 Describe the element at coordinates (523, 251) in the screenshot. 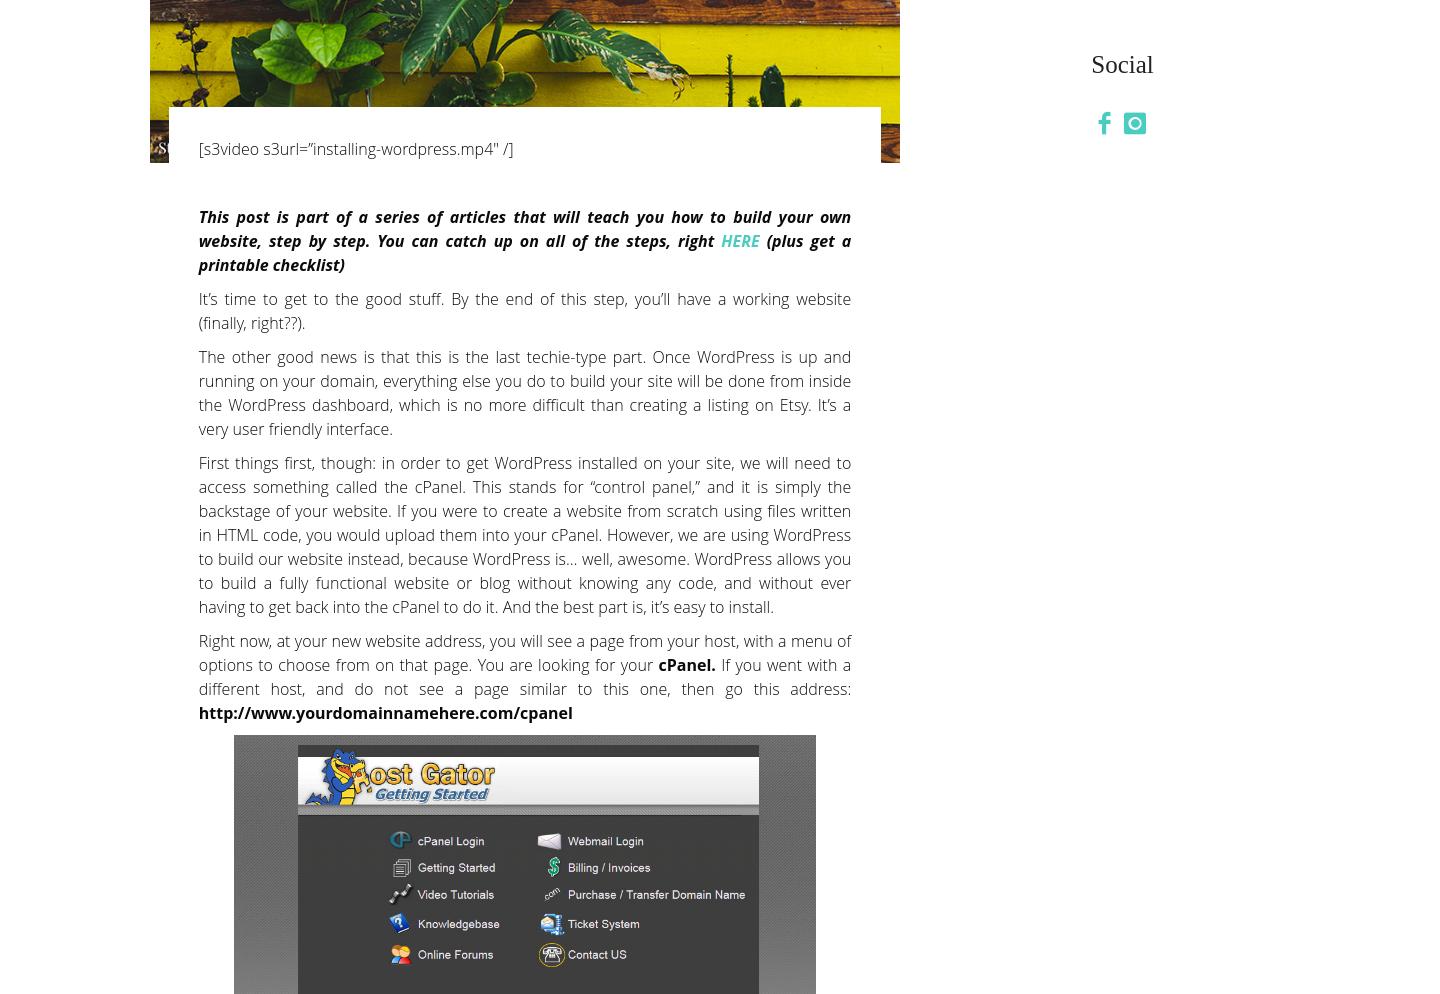

I see `'(plus get a printable checklist)'` at that location.